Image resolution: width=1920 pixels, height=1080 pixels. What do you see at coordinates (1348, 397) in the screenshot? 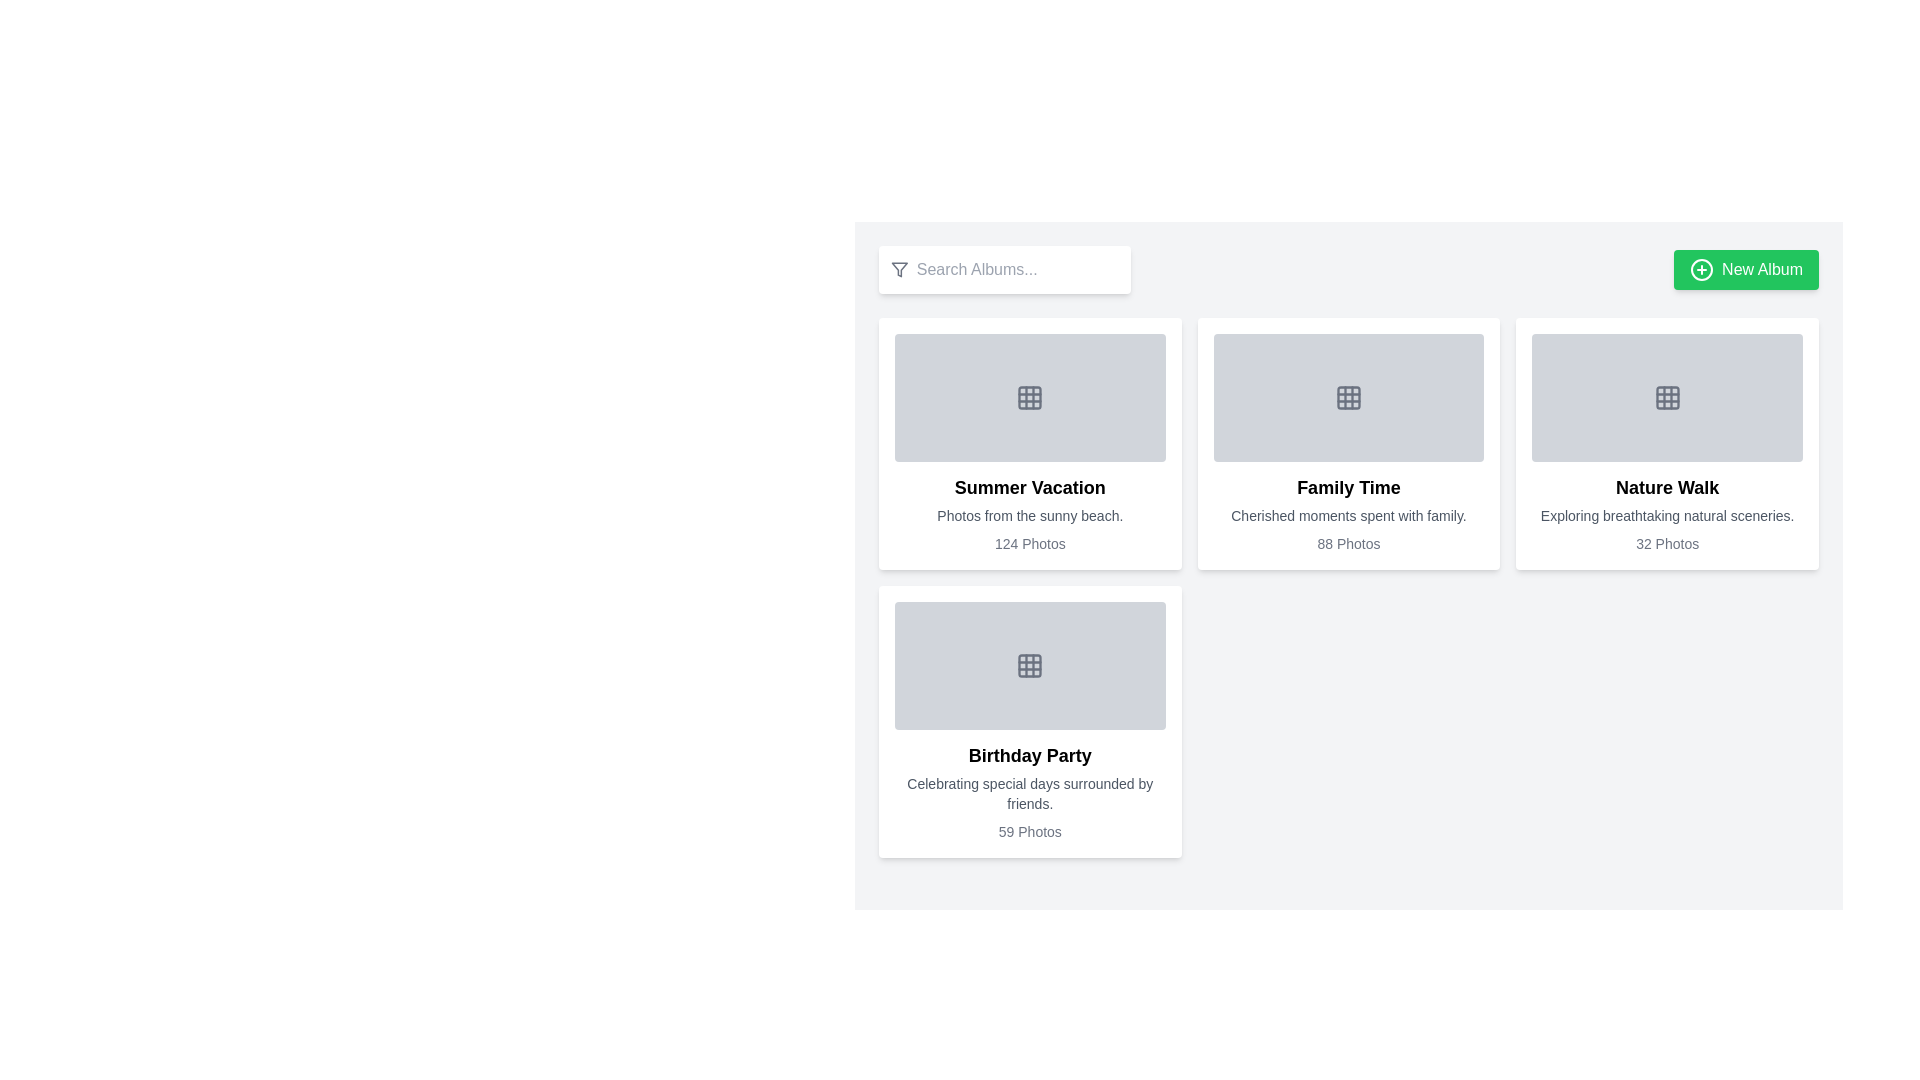
I see `the grid icon in the 'Family Time' album card to interact with the album` at bounding box center [1348, 397].